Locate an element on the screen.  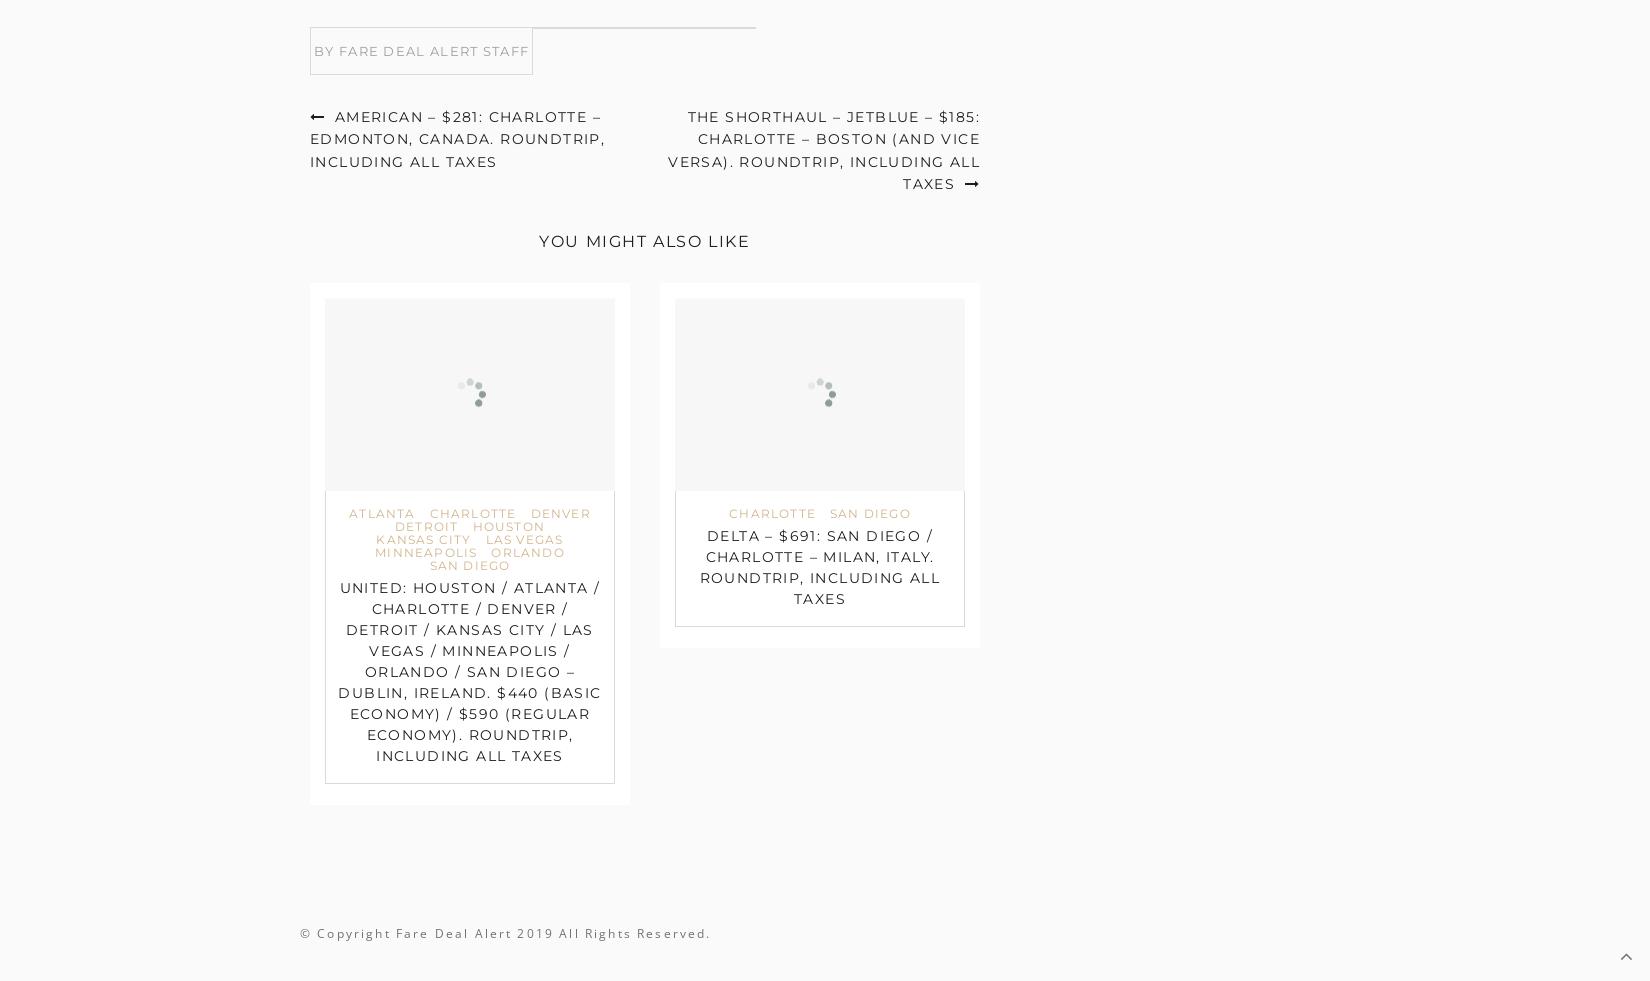
'Orlando' is located at coordinates (526, 552).